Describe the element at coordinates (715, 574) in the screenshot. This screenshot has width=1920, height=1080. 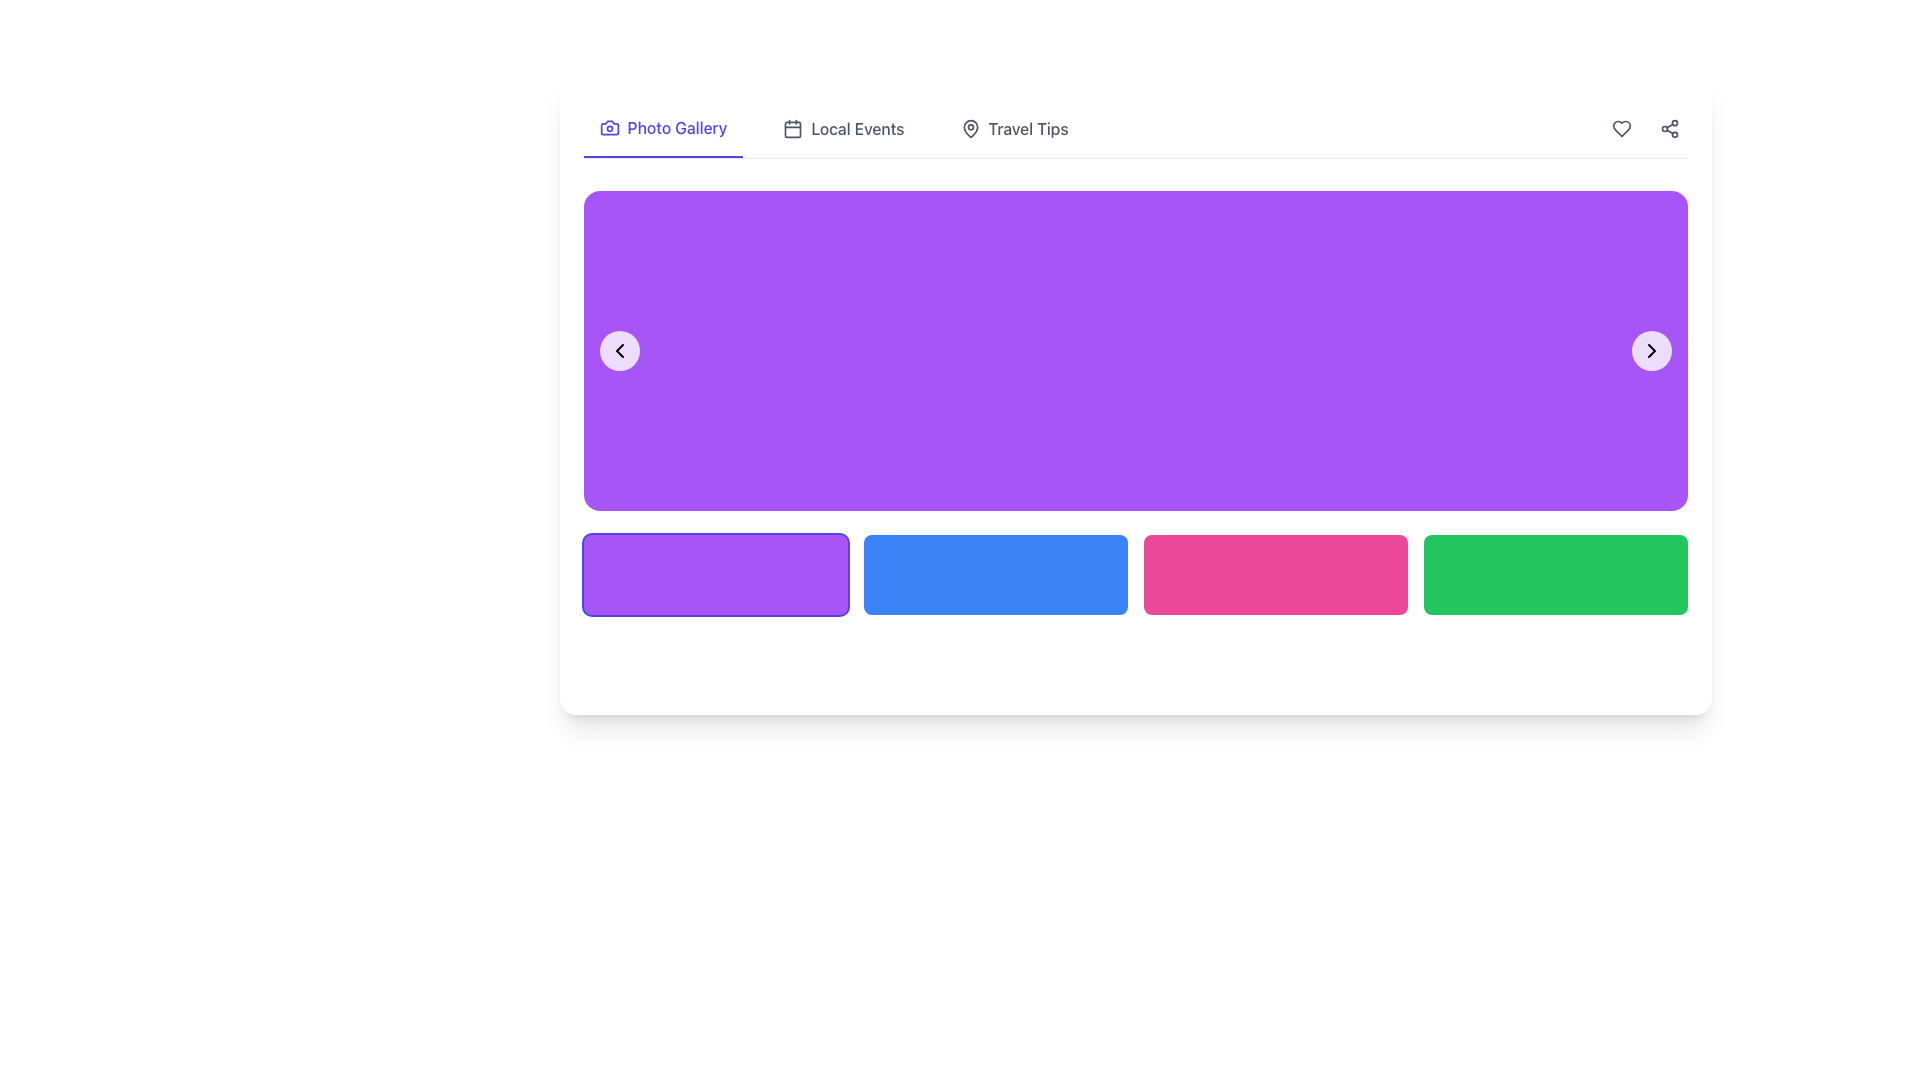
I see `the first rectangular button with a purple background and blue border in the bottom section of the interface` at that location.